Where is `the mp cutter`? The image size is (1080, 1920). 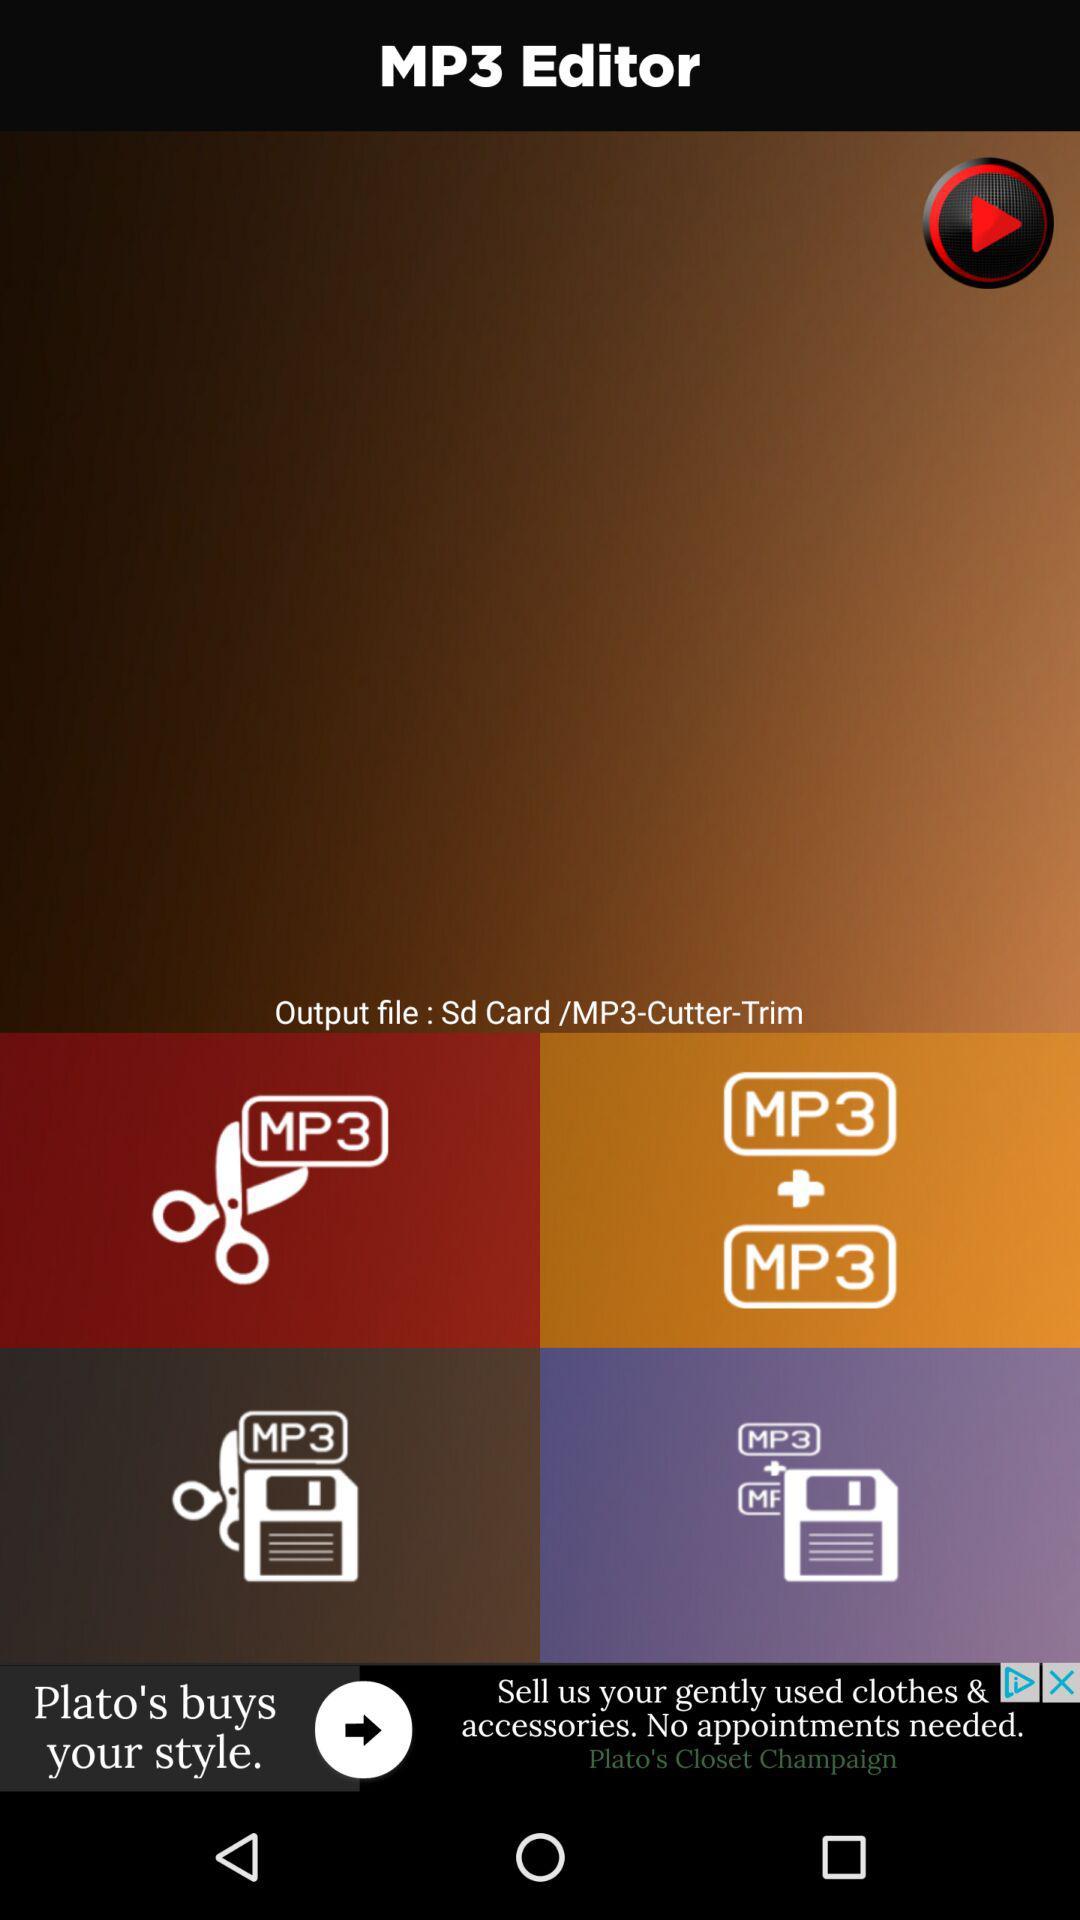
the mp cutter is located at coordinates (270, 1190).